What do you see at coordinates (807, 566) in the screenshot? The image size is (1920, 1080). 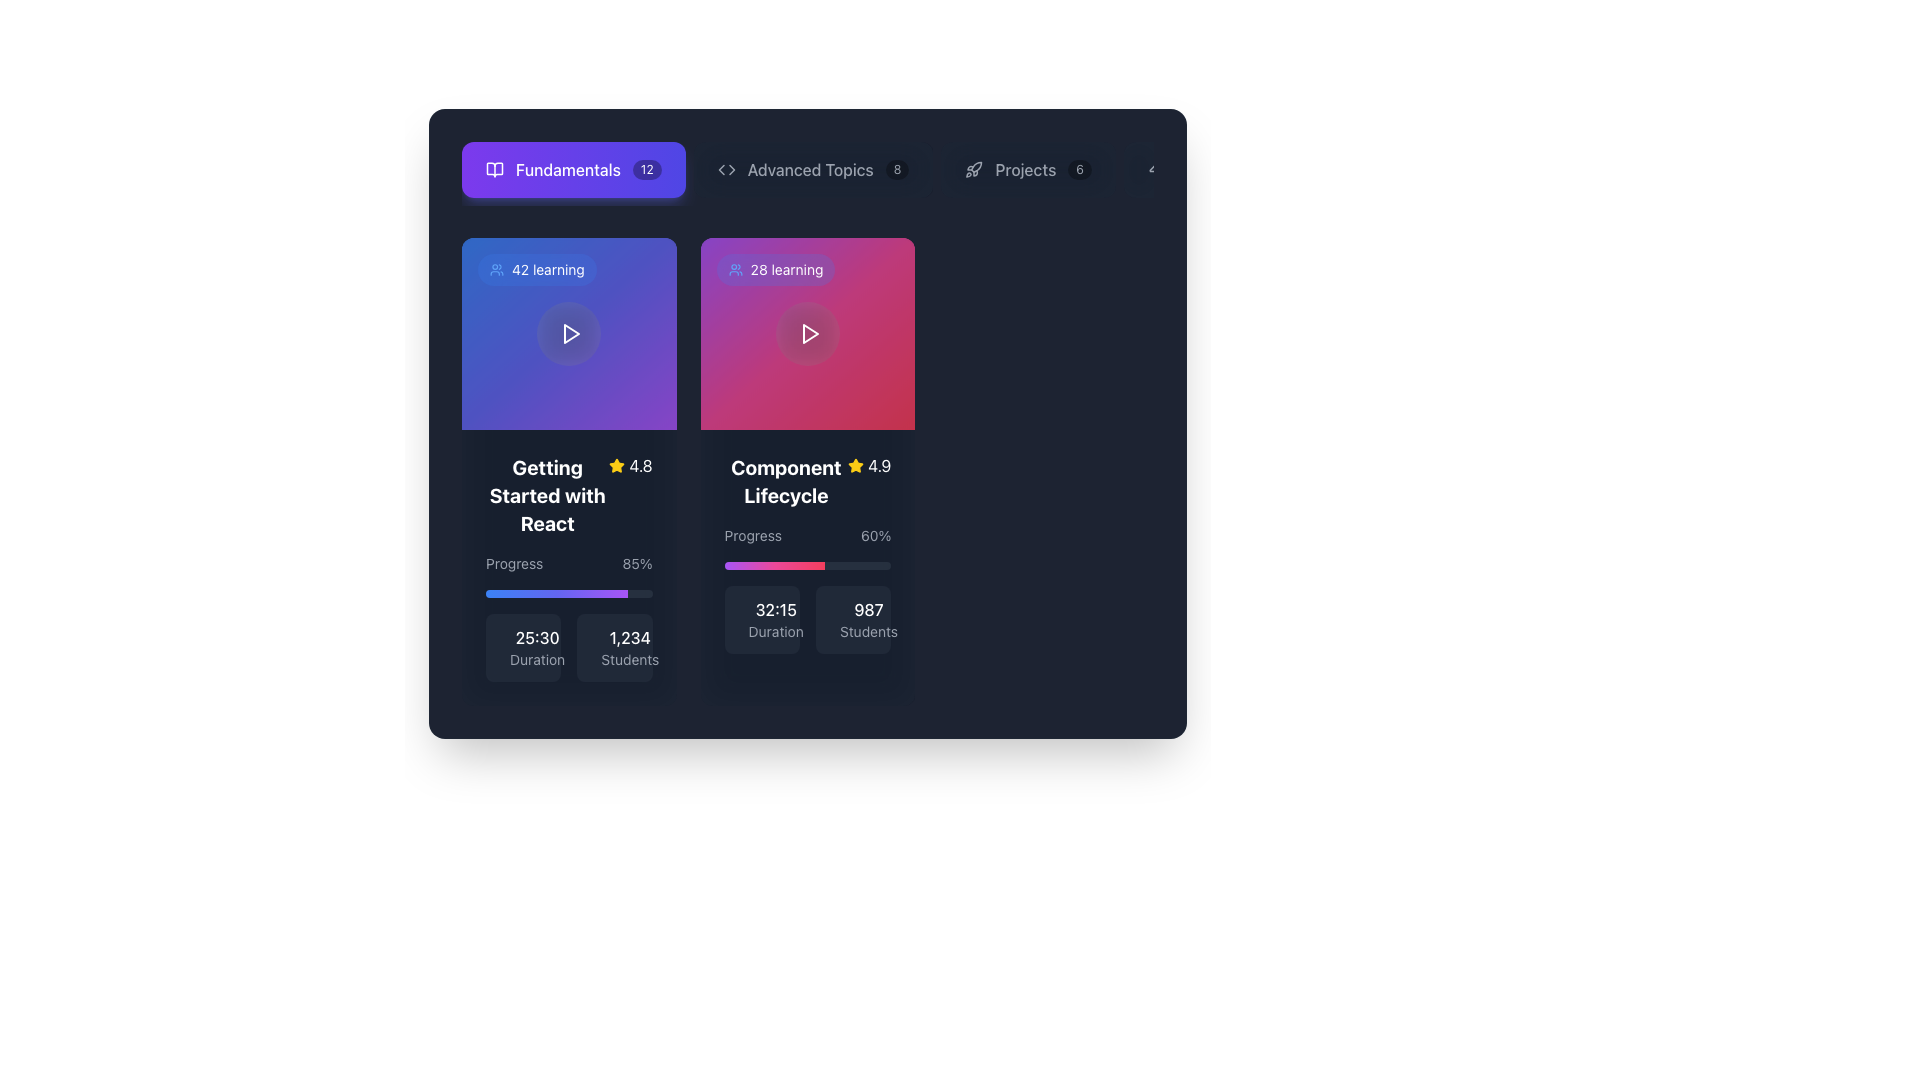 I see `the current progress visually on the Progress bar located within the 'Component Lifecycle' card, beneath the text 'Progress 60%'` at bounding box center [807, 566].